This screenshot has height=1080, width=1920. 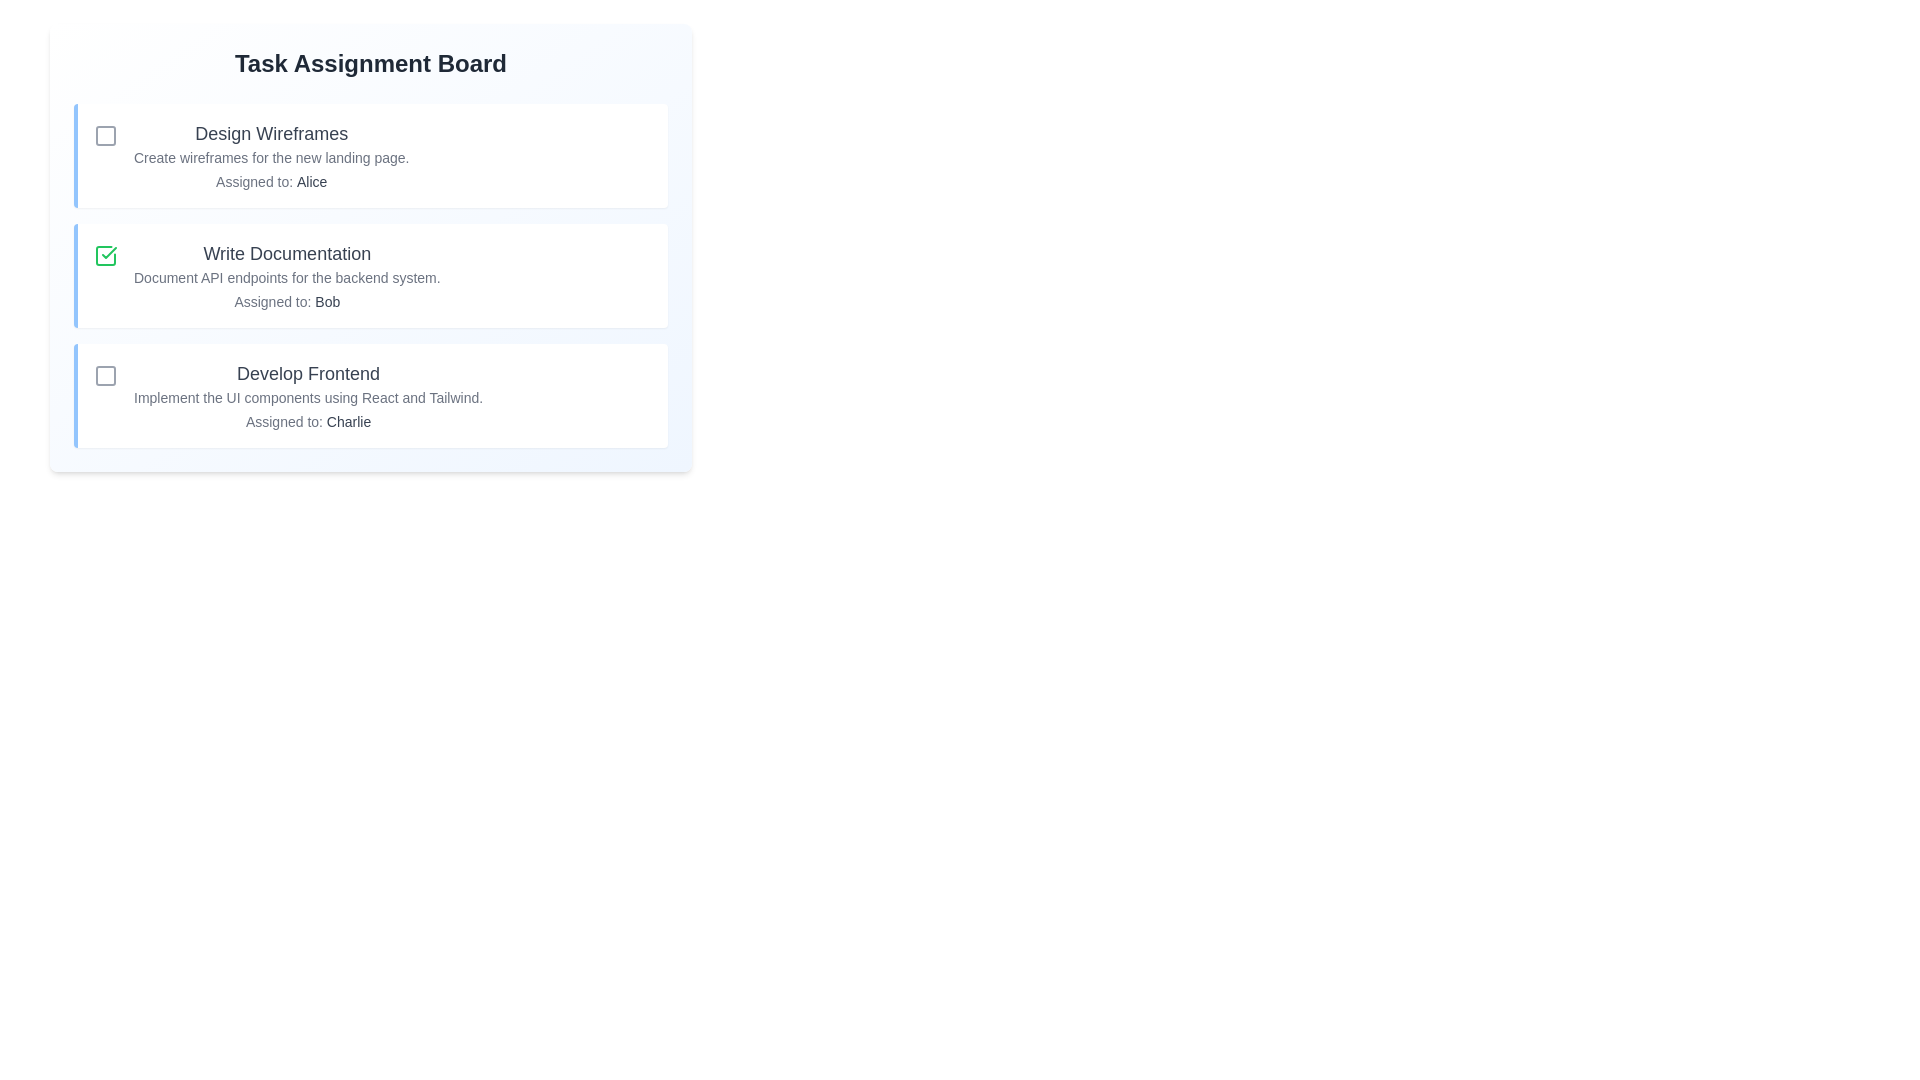 What do you see at coordinates (270, 157) in the screenshot?
I see `the static text that reads 'Create wireframes for the new landing page', which is located below the title 'Design Wireframes' and above 'Assigned to: Alice' in the task assignment board` at bounding box center [270, 157].